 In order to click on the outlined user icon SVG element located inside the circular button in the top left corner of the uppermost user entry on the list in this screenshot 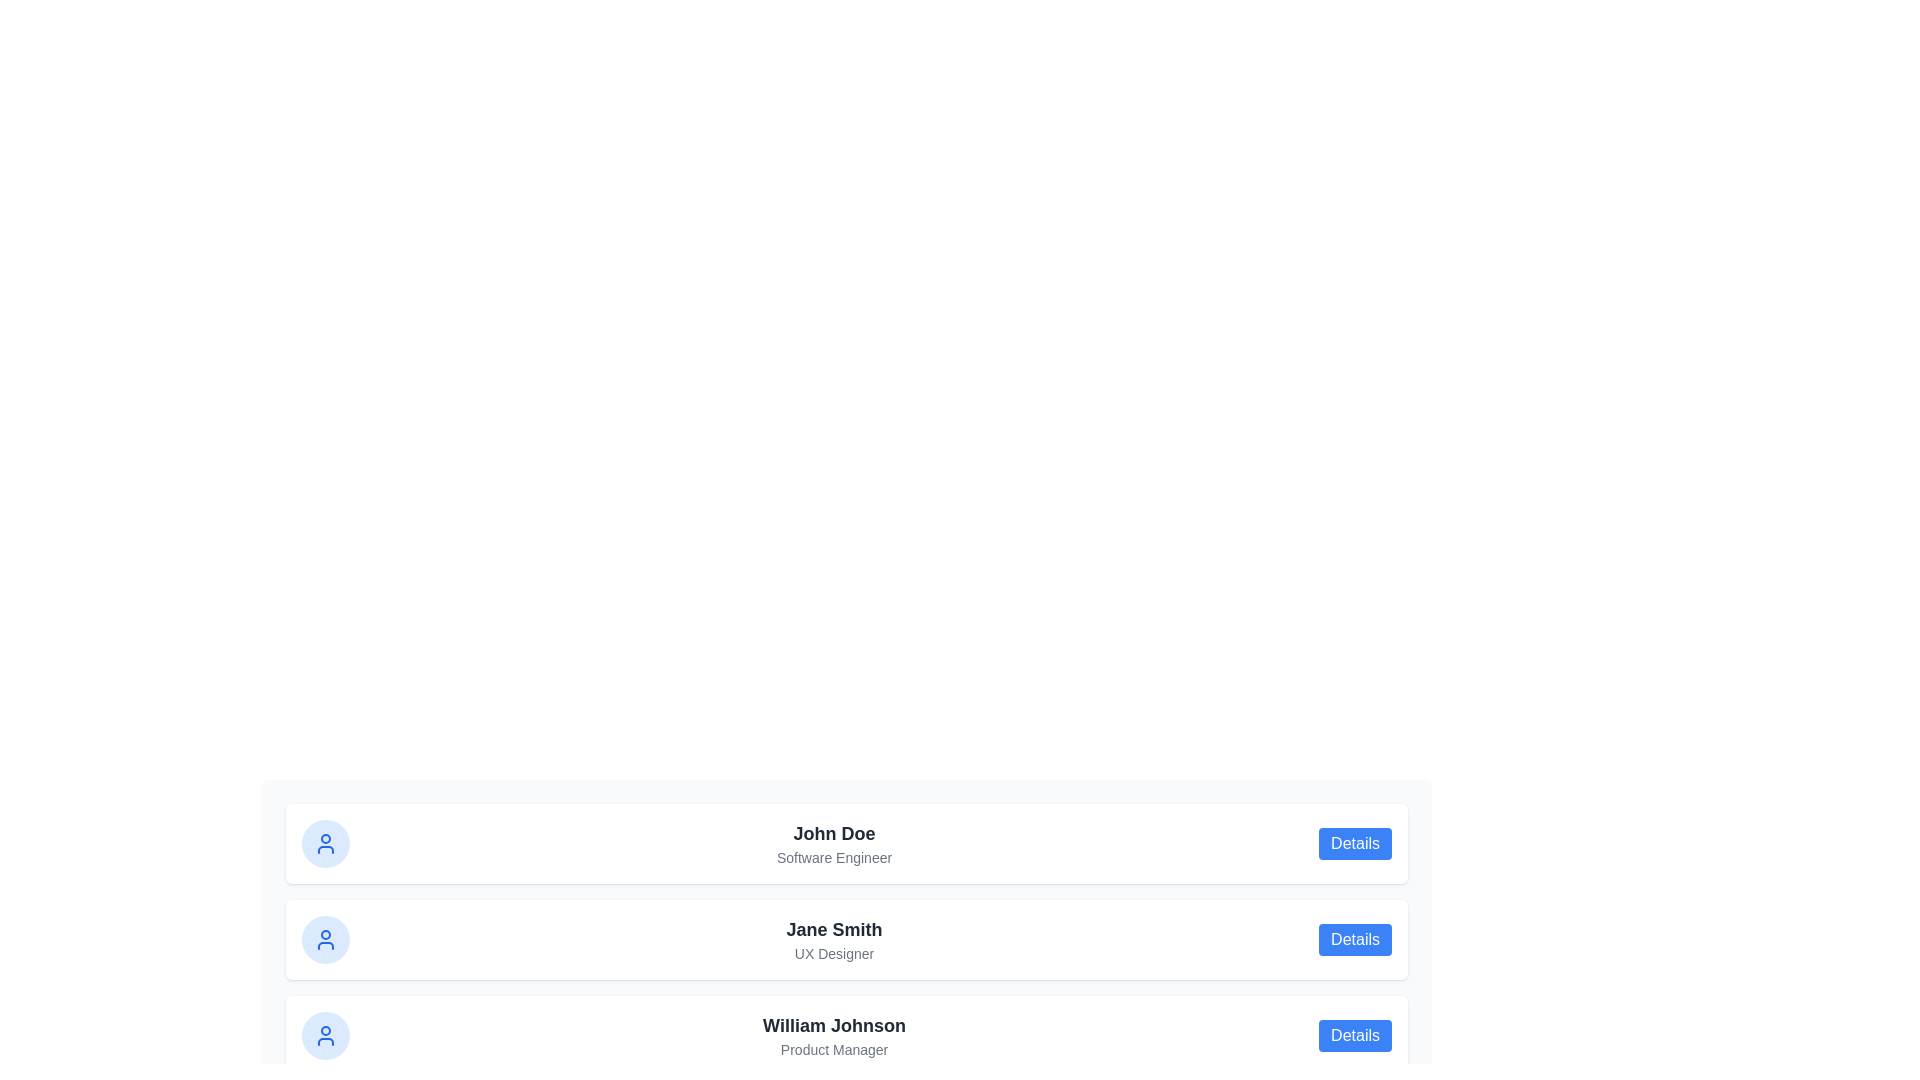, I will do `click(326, 844)`.